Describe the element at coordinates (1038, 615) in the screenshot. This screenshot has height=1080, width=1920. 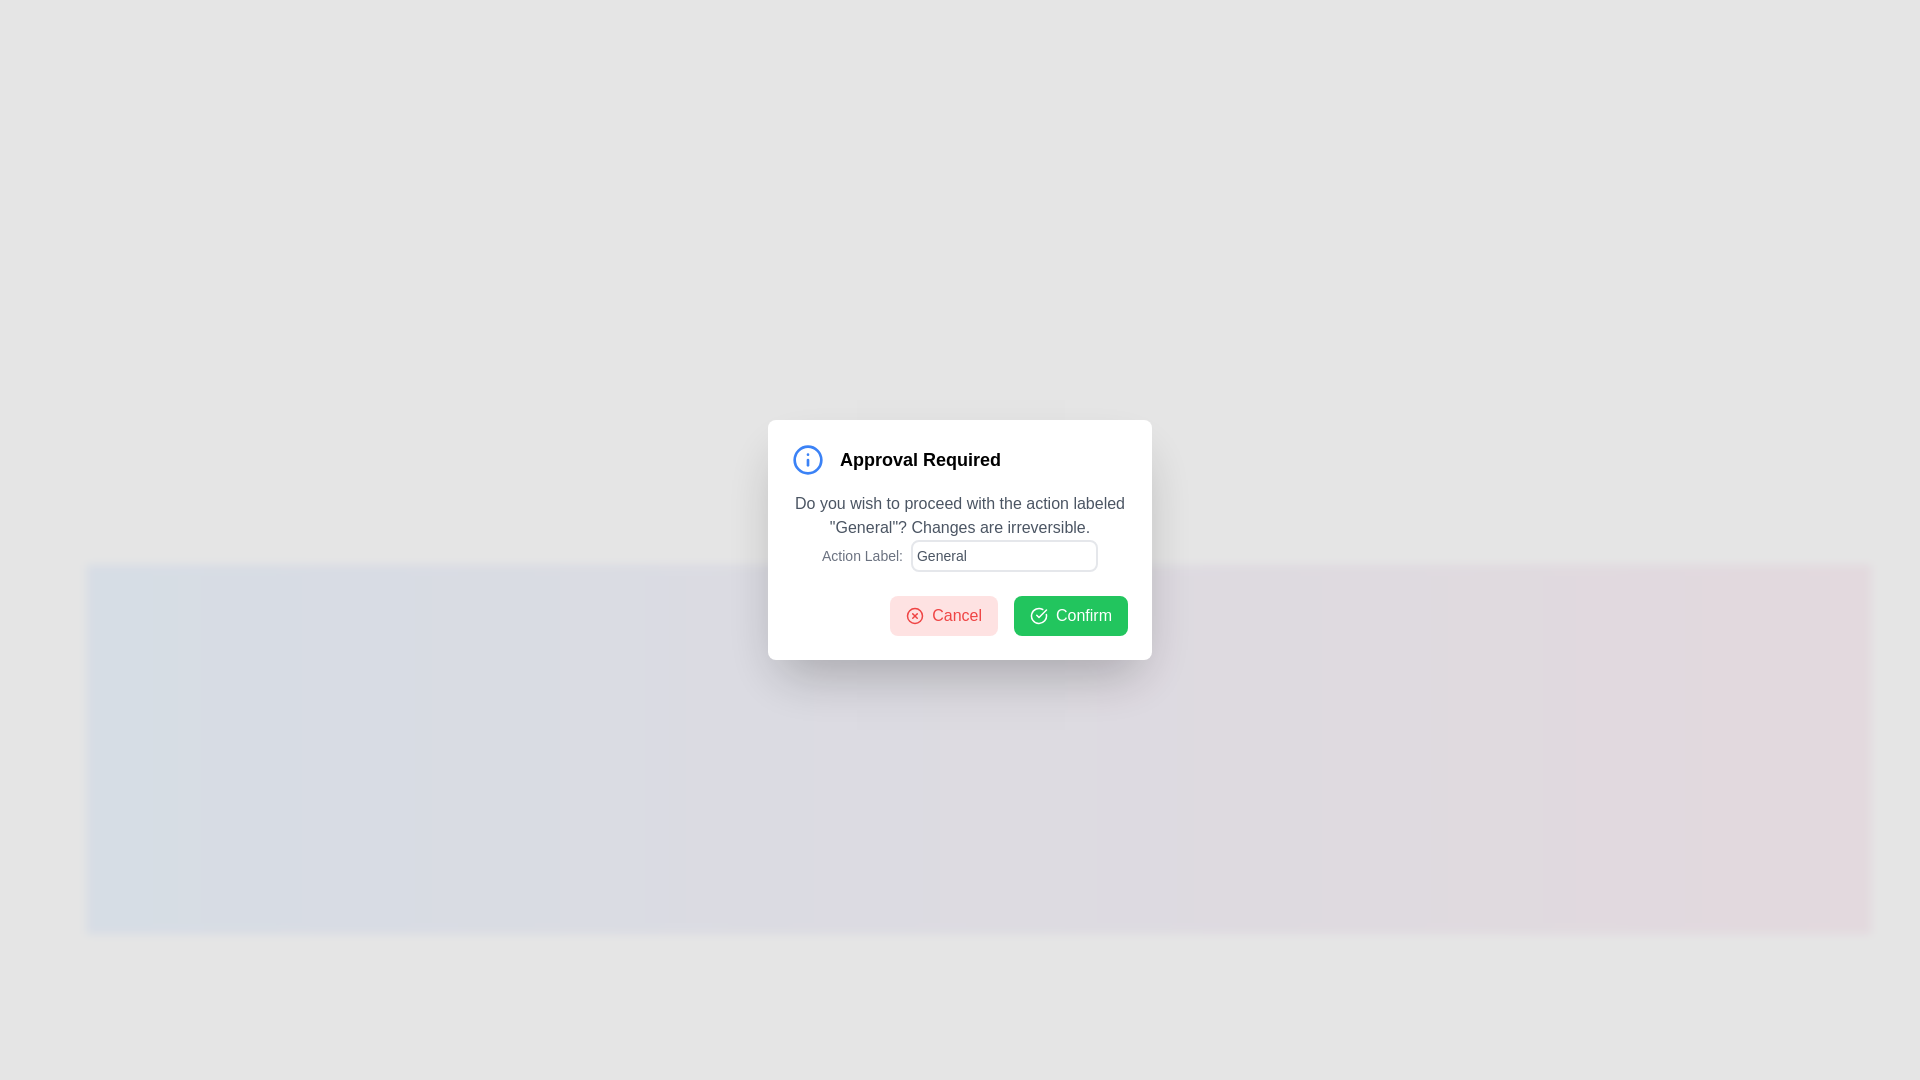
I see `the circular checkmark icon with a green background located within the 'Confirm' button at the bottom-right of the modal` at that location.